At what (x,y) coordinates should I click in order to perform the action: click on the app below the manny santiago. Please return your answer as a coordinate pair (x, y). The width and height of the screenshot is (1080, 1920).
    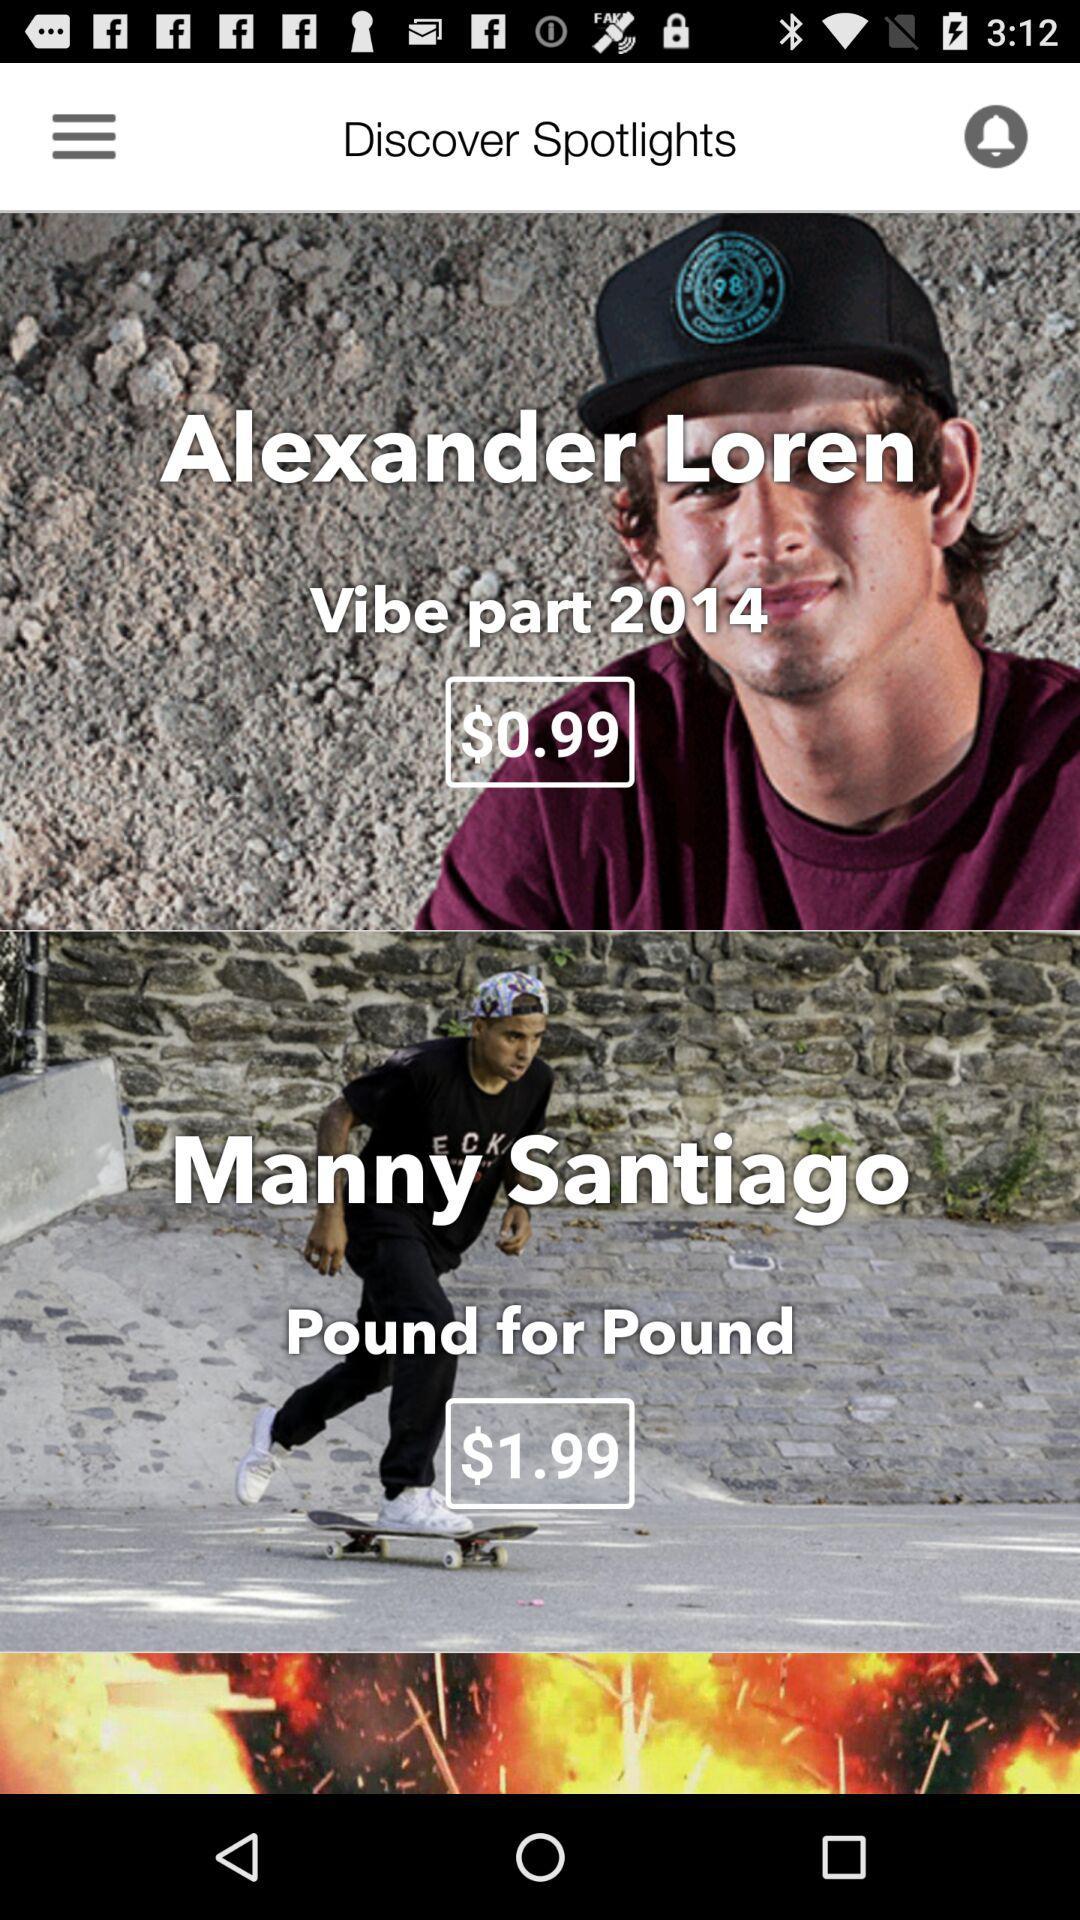
    Looking at the image, I should click on (540, 1330).